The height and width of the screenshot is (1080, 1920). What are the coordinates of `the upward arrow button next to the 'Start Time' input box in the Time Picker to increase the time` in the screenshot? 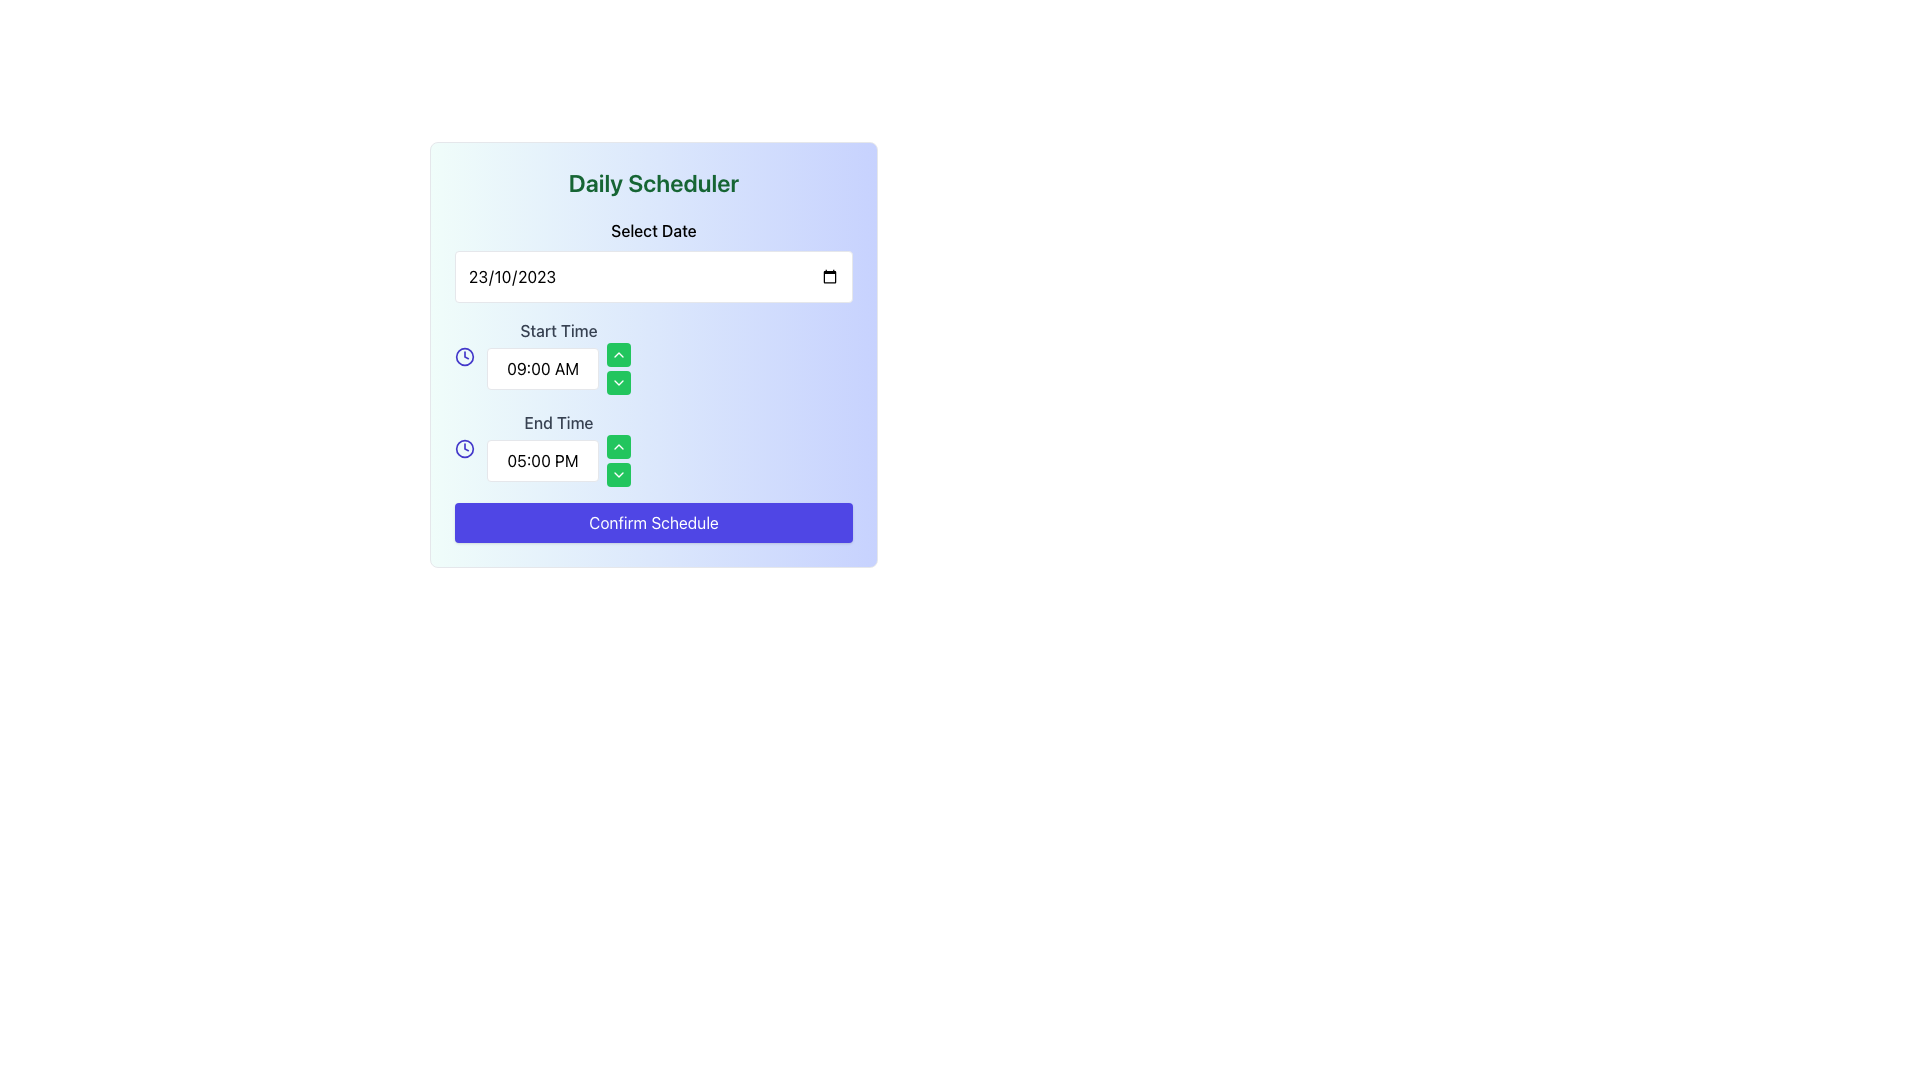 It's located at (558, 356).